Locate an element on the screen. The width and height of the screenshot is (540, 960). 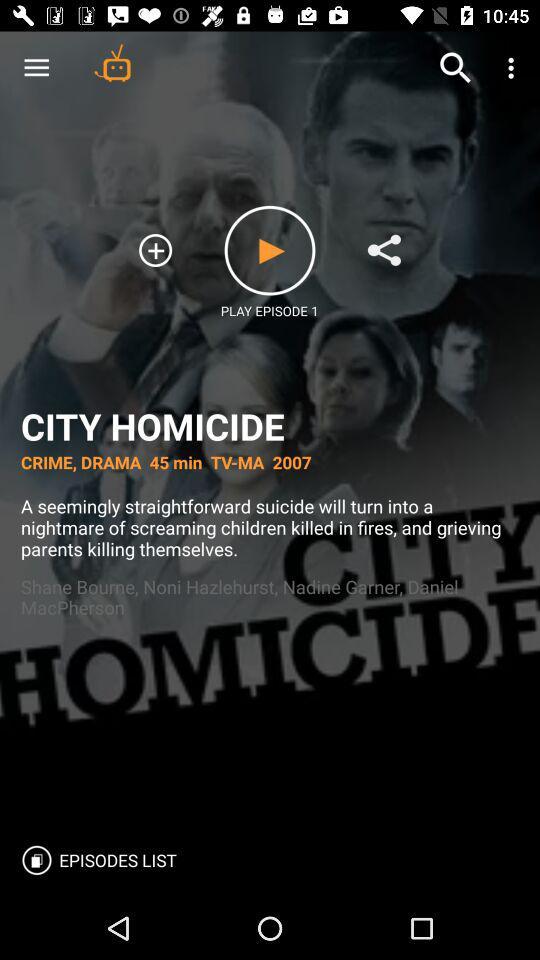
icon above the city homicide icon is located at coordinates (154, 249).